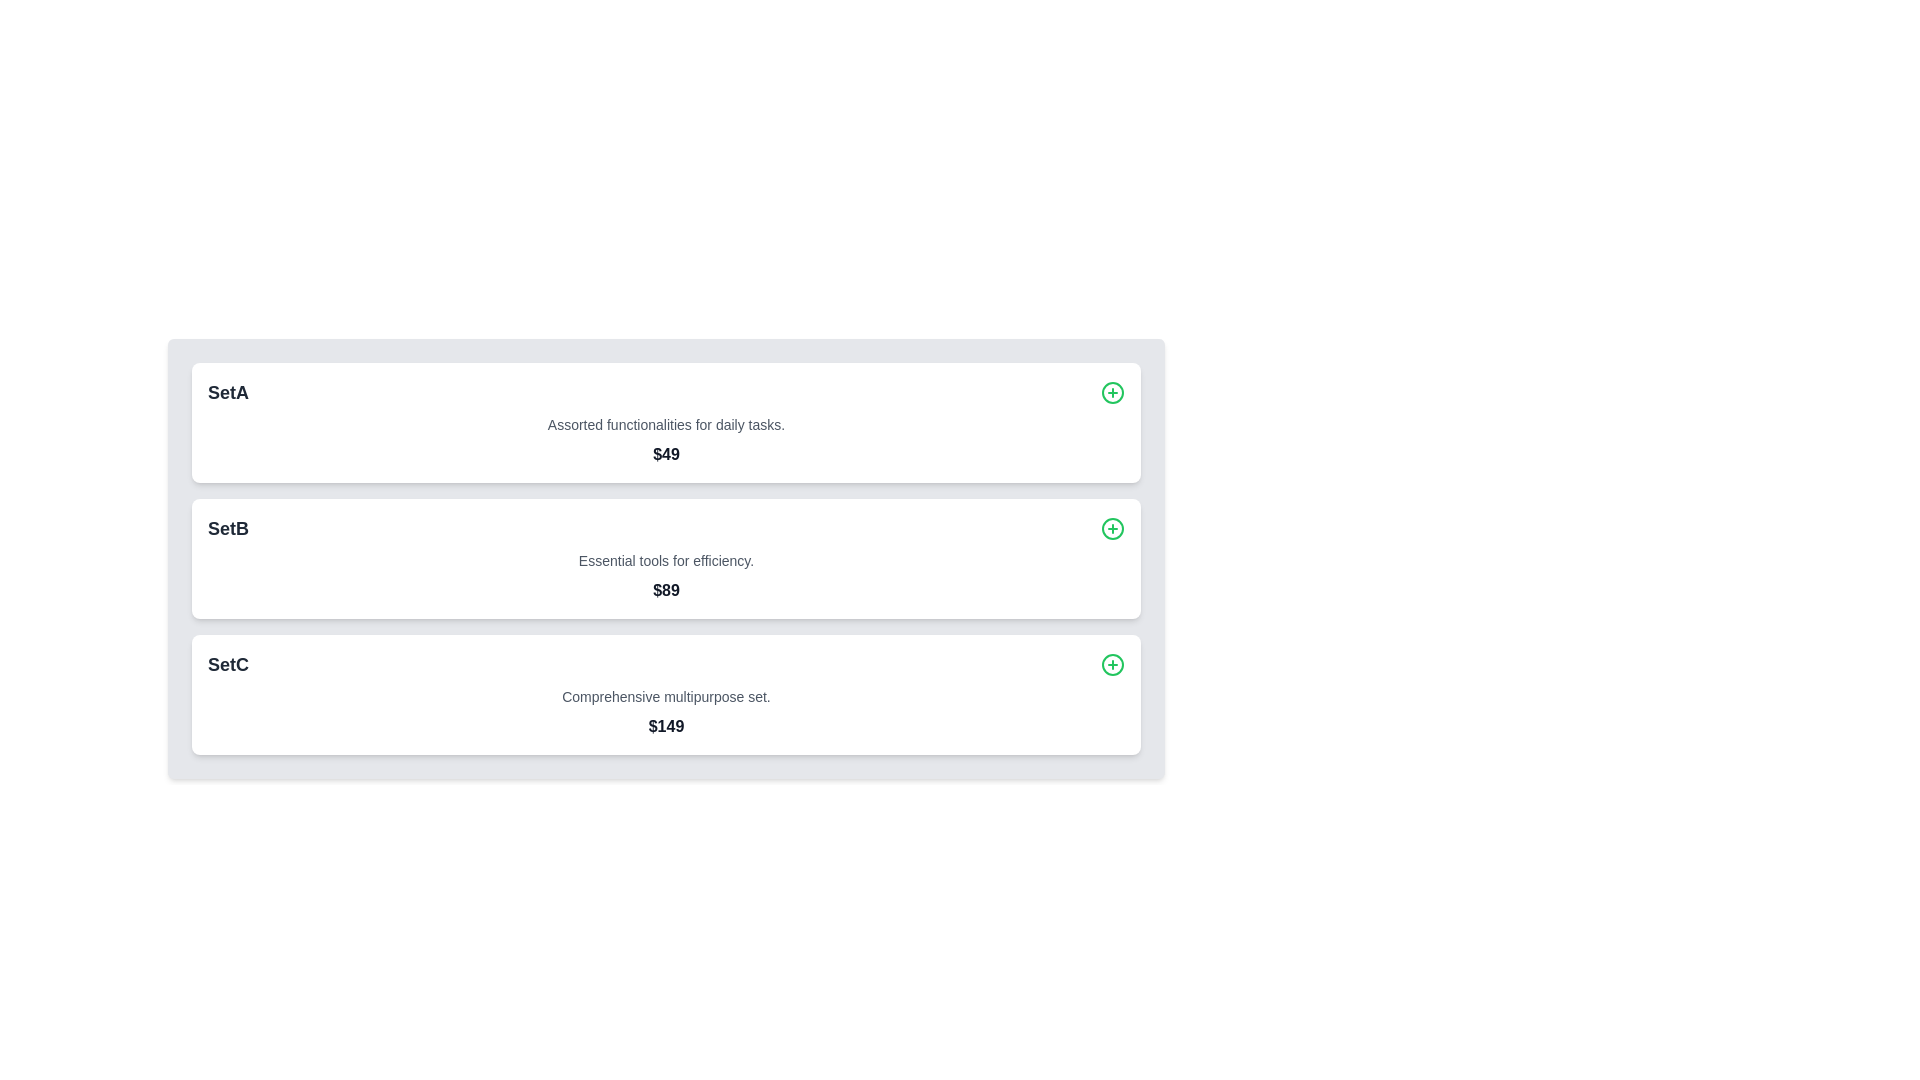 The image size is (1920, 1080). Describe the element at coordinates (666, 560) in the screenshot. I see `the text label displaying 'Essential tools for efficiency.' which is located below the label 'SetB' and above the price '$89' within the panel titled 'SetB'` at that location.